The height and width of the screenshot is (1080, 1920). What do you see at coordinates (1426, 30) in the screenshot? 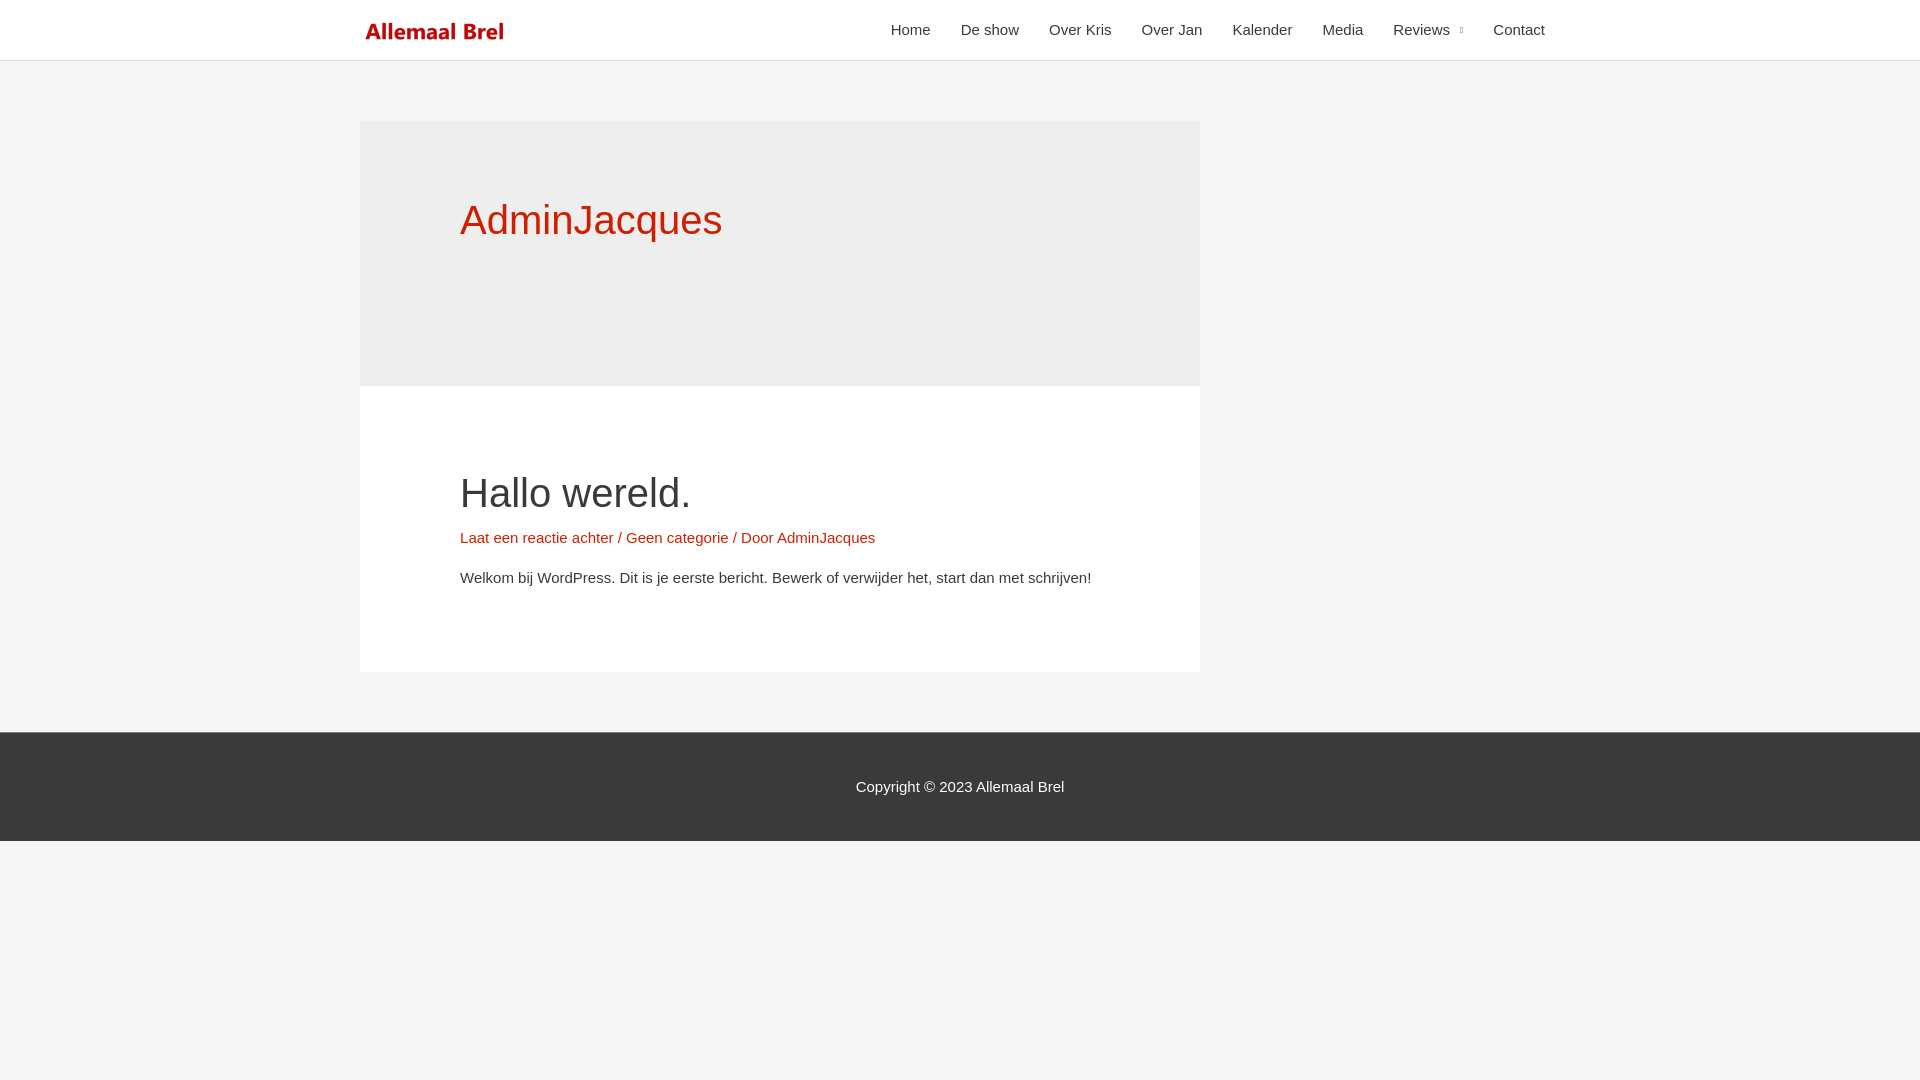
I see `'Reviews'` at bounding box center [1426, 30].